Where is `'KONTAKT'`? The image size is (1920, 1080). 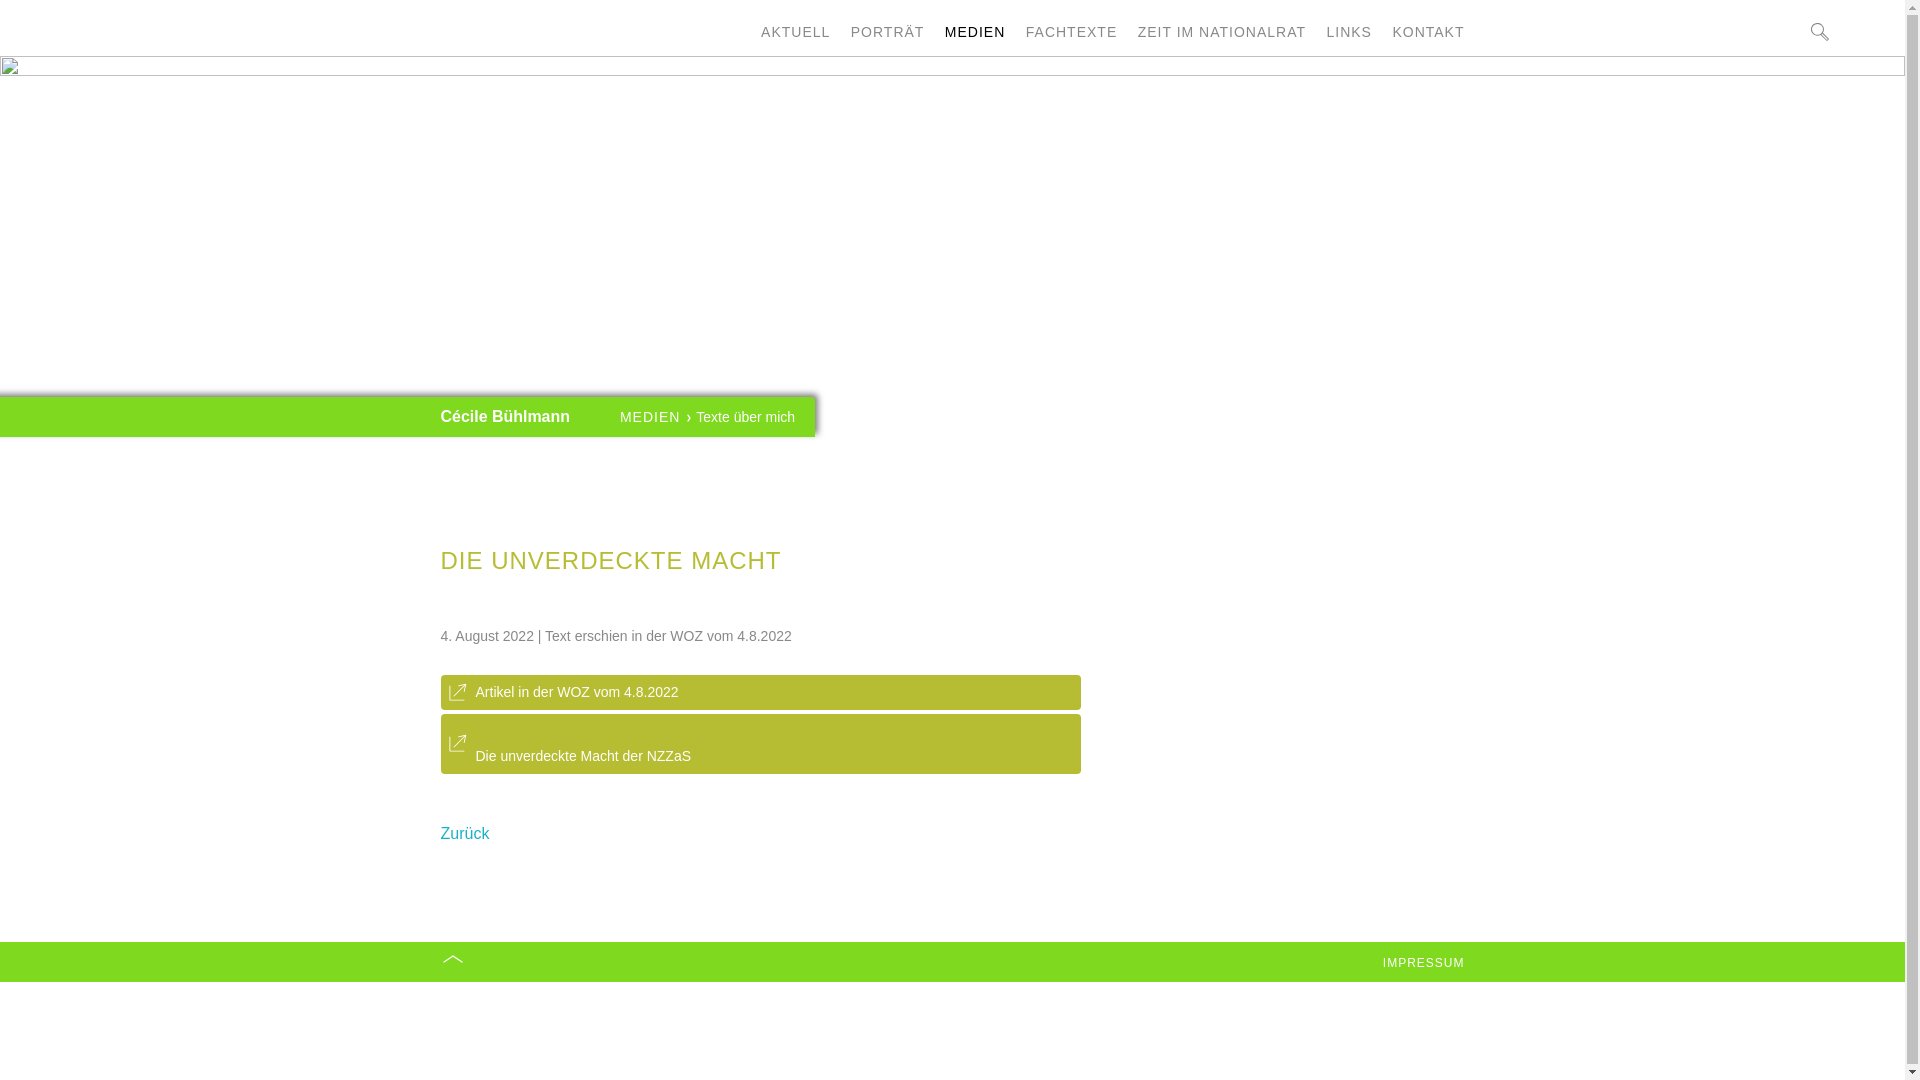
'KONTAKT' is located at coordinates (1426, 31).